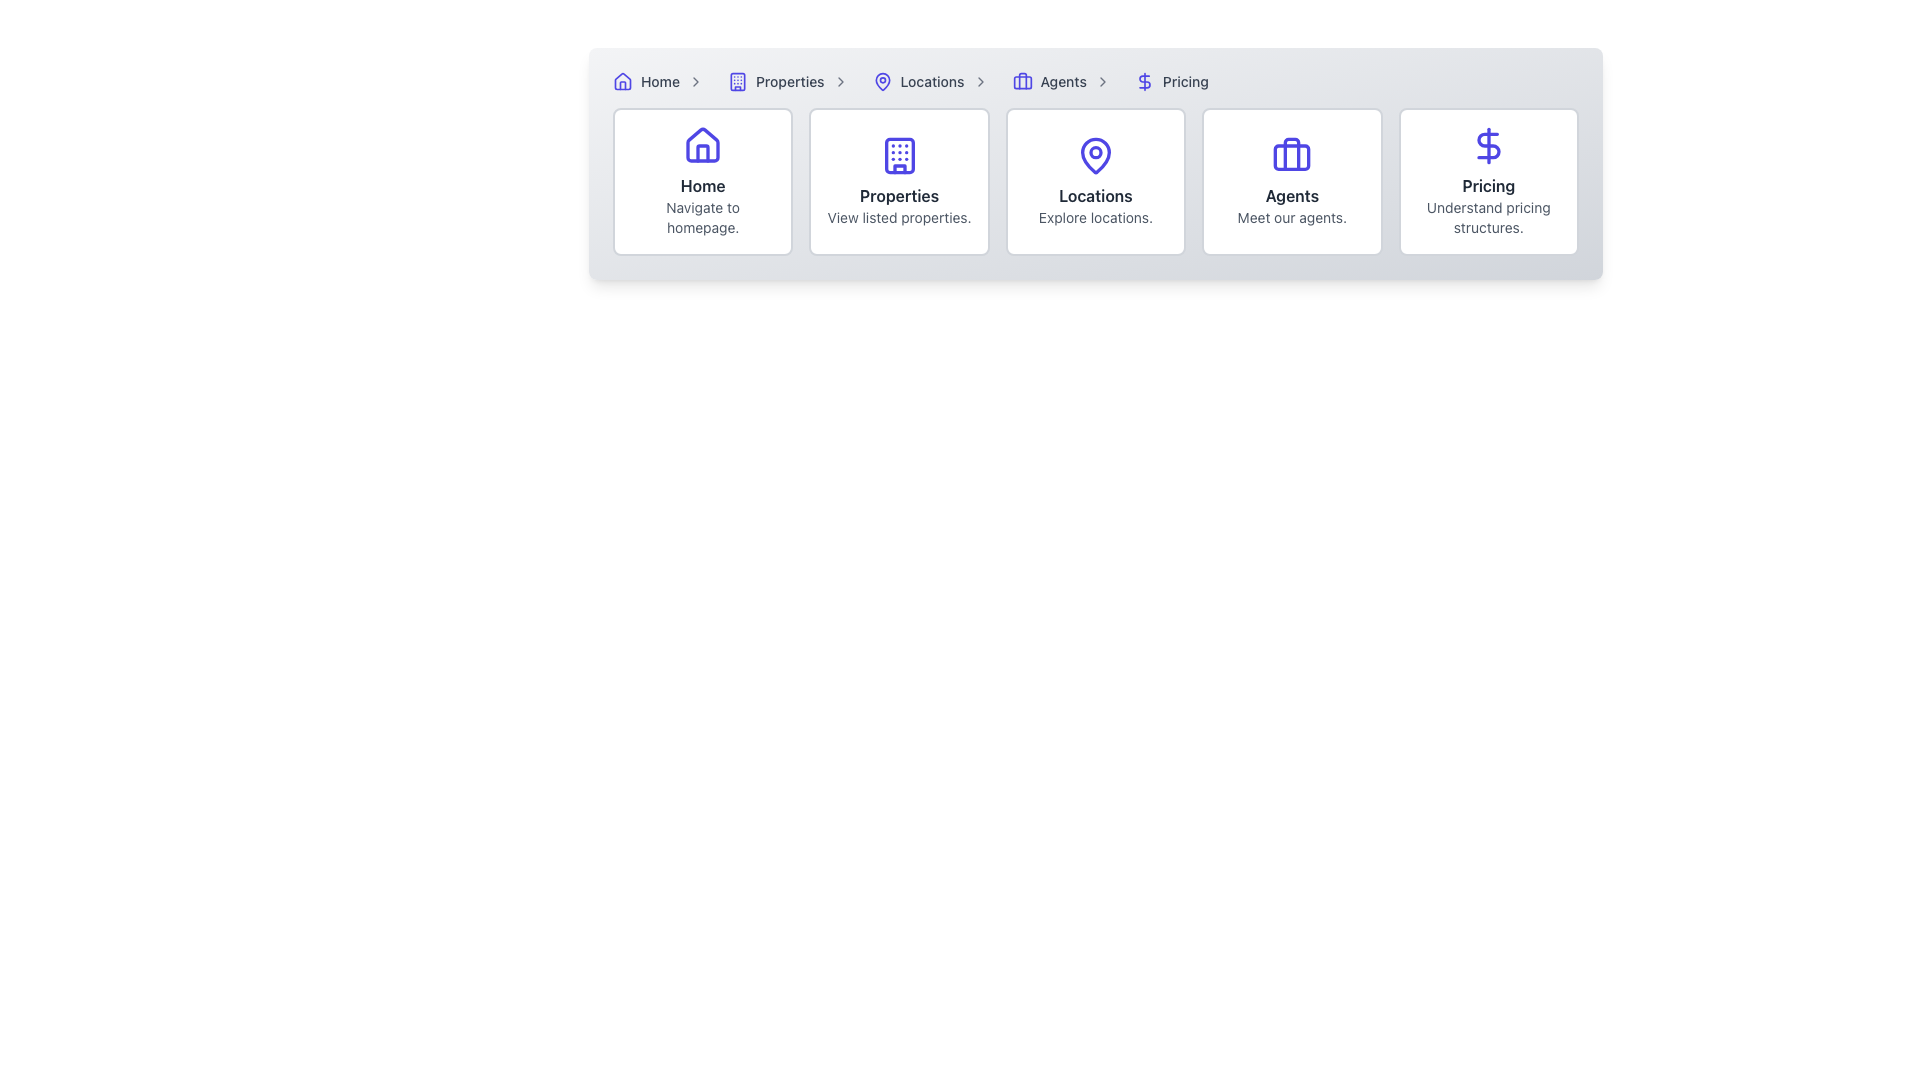  I want to click on the 'Pricing' icon in the navigation bar, which is the first component of its group and located at the far right of the menu, so click(1144, 80).